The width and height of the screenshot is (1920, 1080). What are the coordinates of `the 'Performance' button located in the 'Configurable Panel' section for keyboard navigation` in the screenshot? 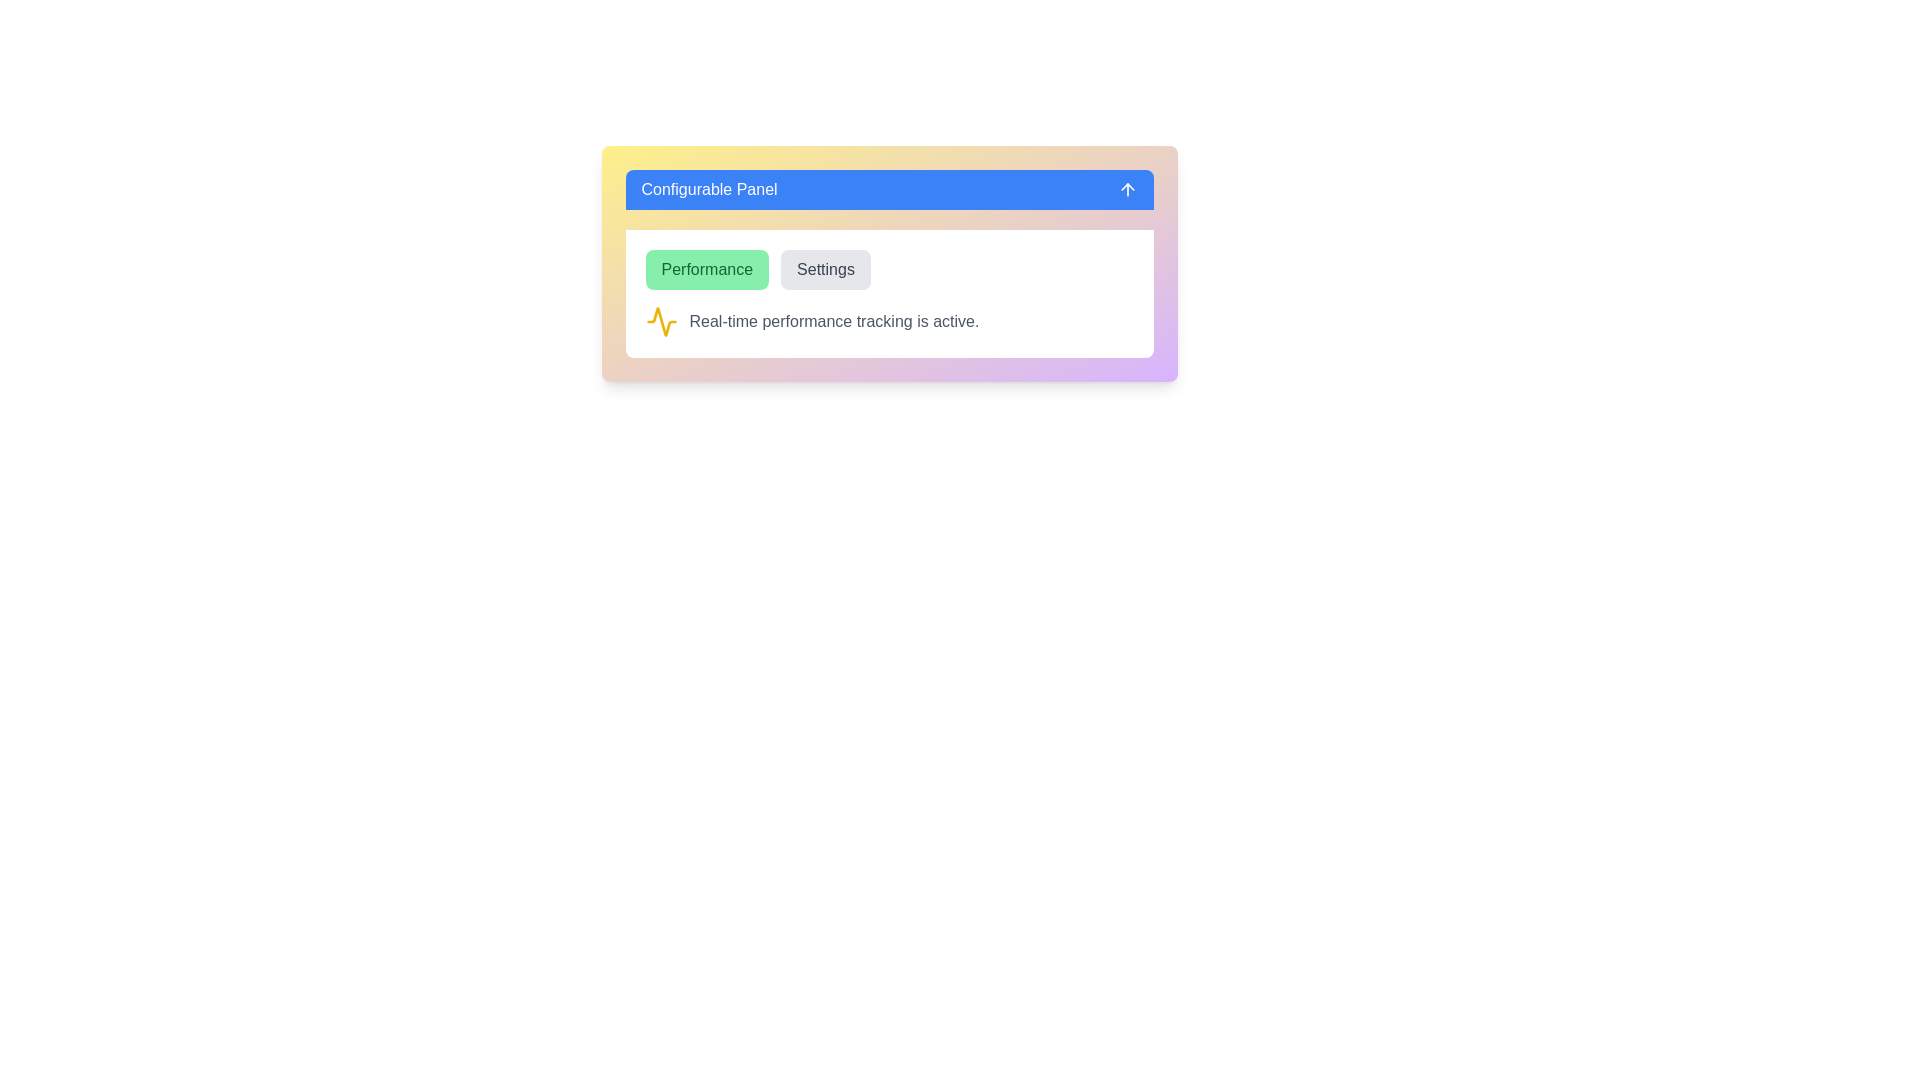 It's located at (707, 270).